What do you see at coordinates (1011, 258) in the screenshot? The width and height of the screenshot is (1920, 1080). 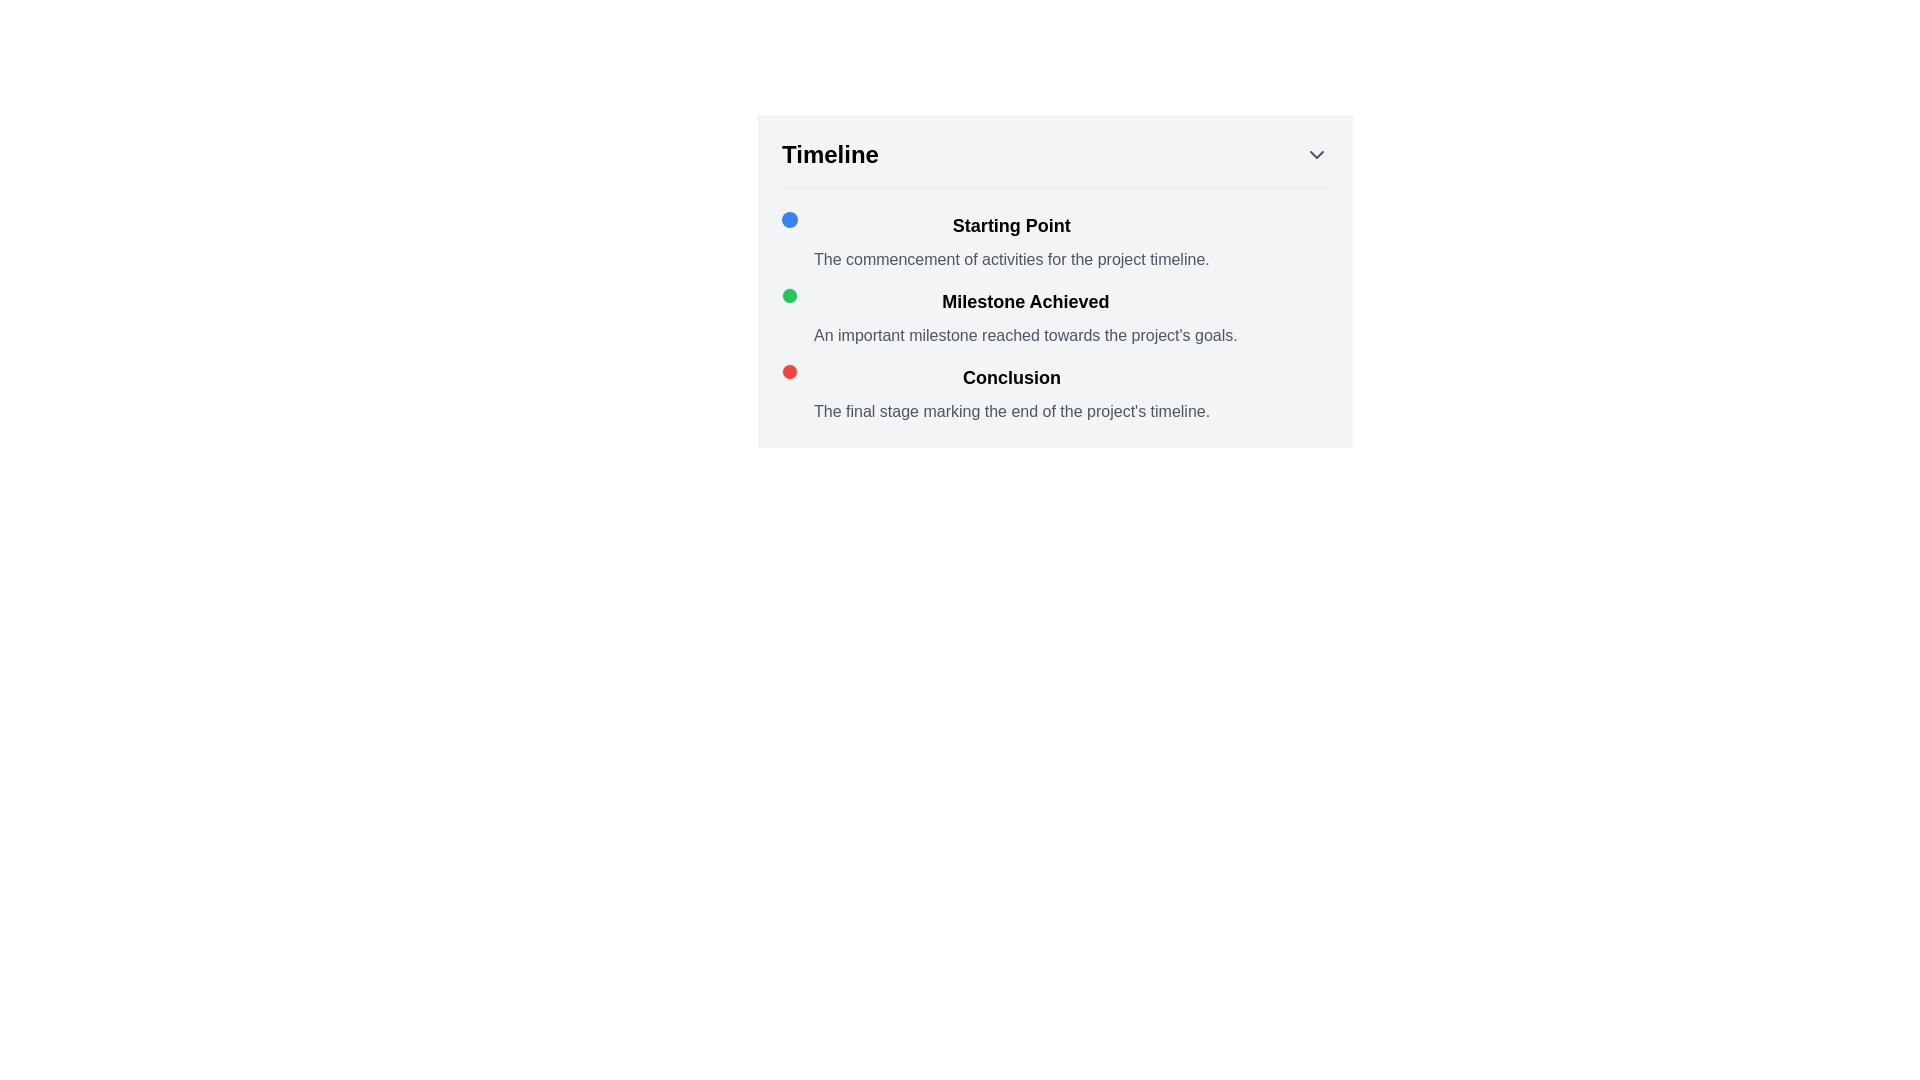 I see `the informational text that contains the message 'The commencement of activities for the project timeline.' which is styled in light gray and located below the heading 'Starting Point.'` at bounding box center [1011, 258].